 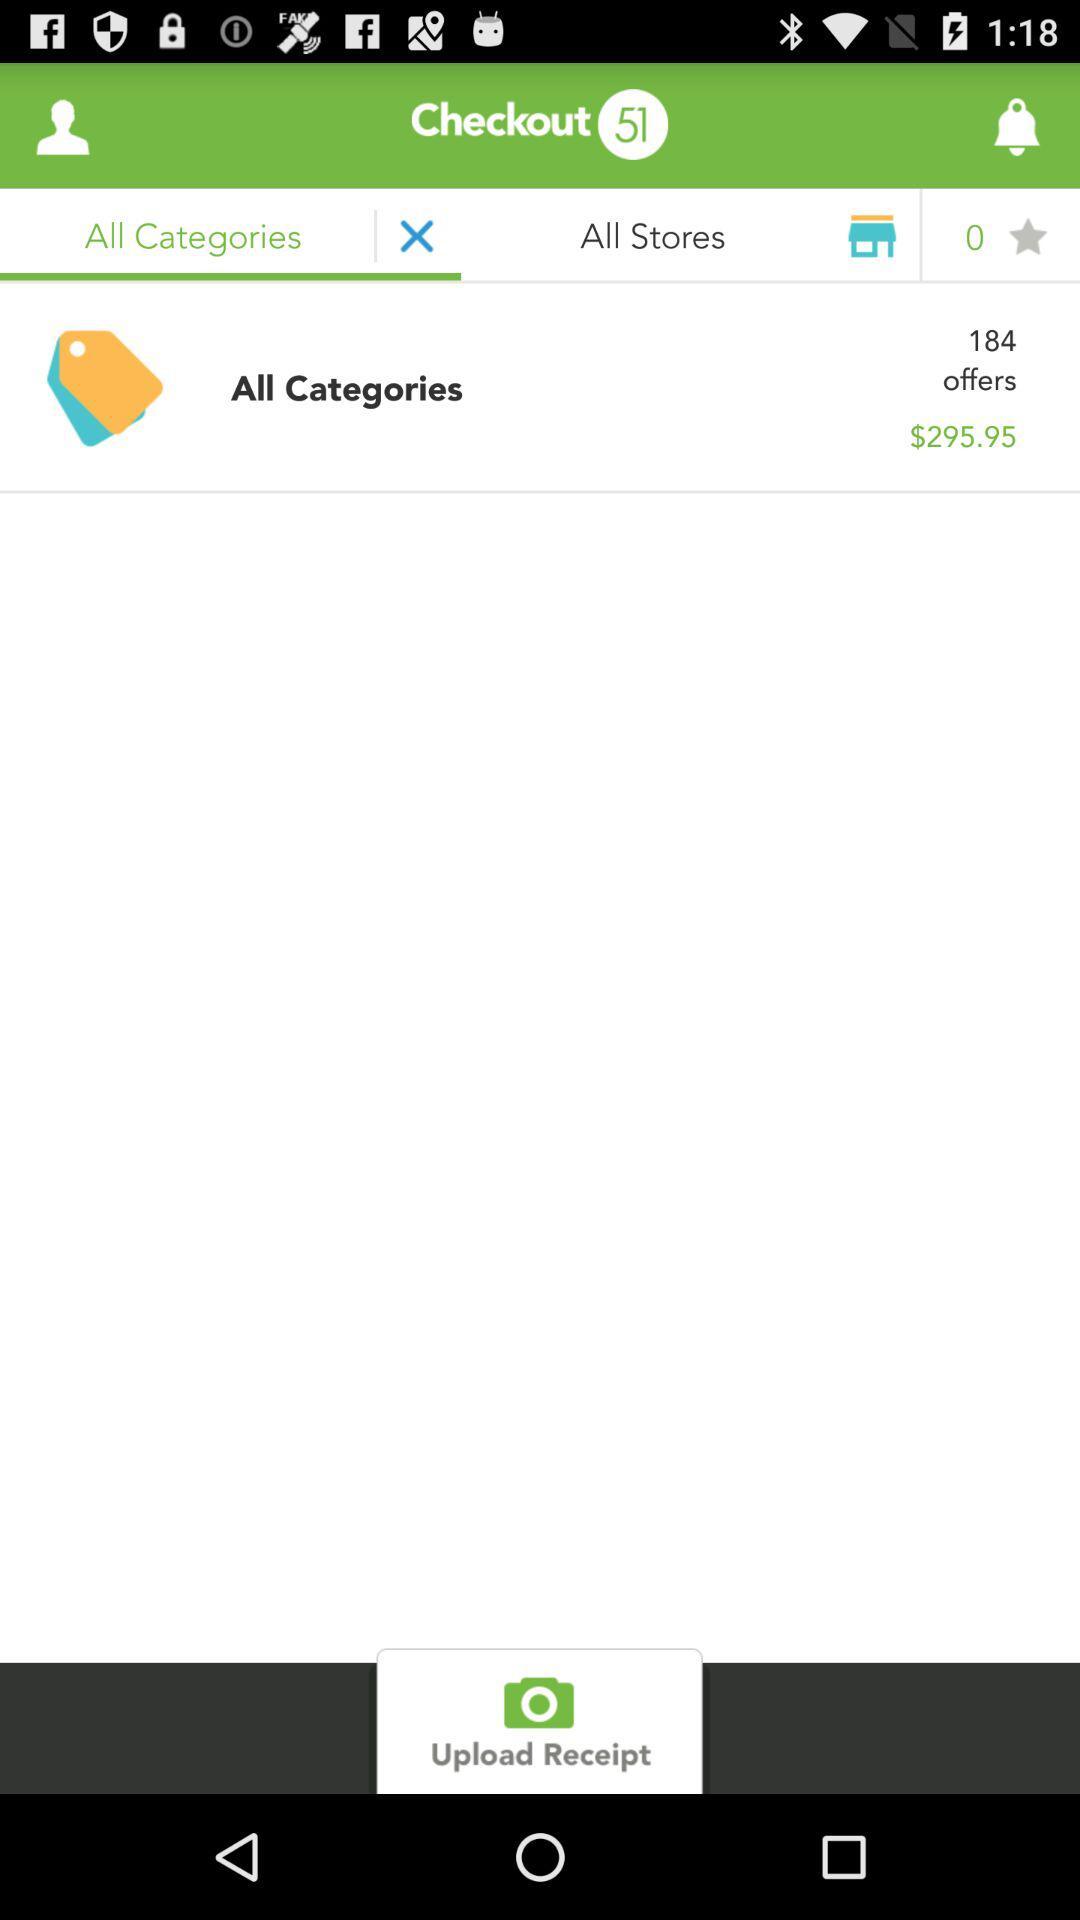 What do you see at coordinates (538, 1720) in the screenshot?
I see `the last option which is in the green color` at bounding box center [538, 1720].